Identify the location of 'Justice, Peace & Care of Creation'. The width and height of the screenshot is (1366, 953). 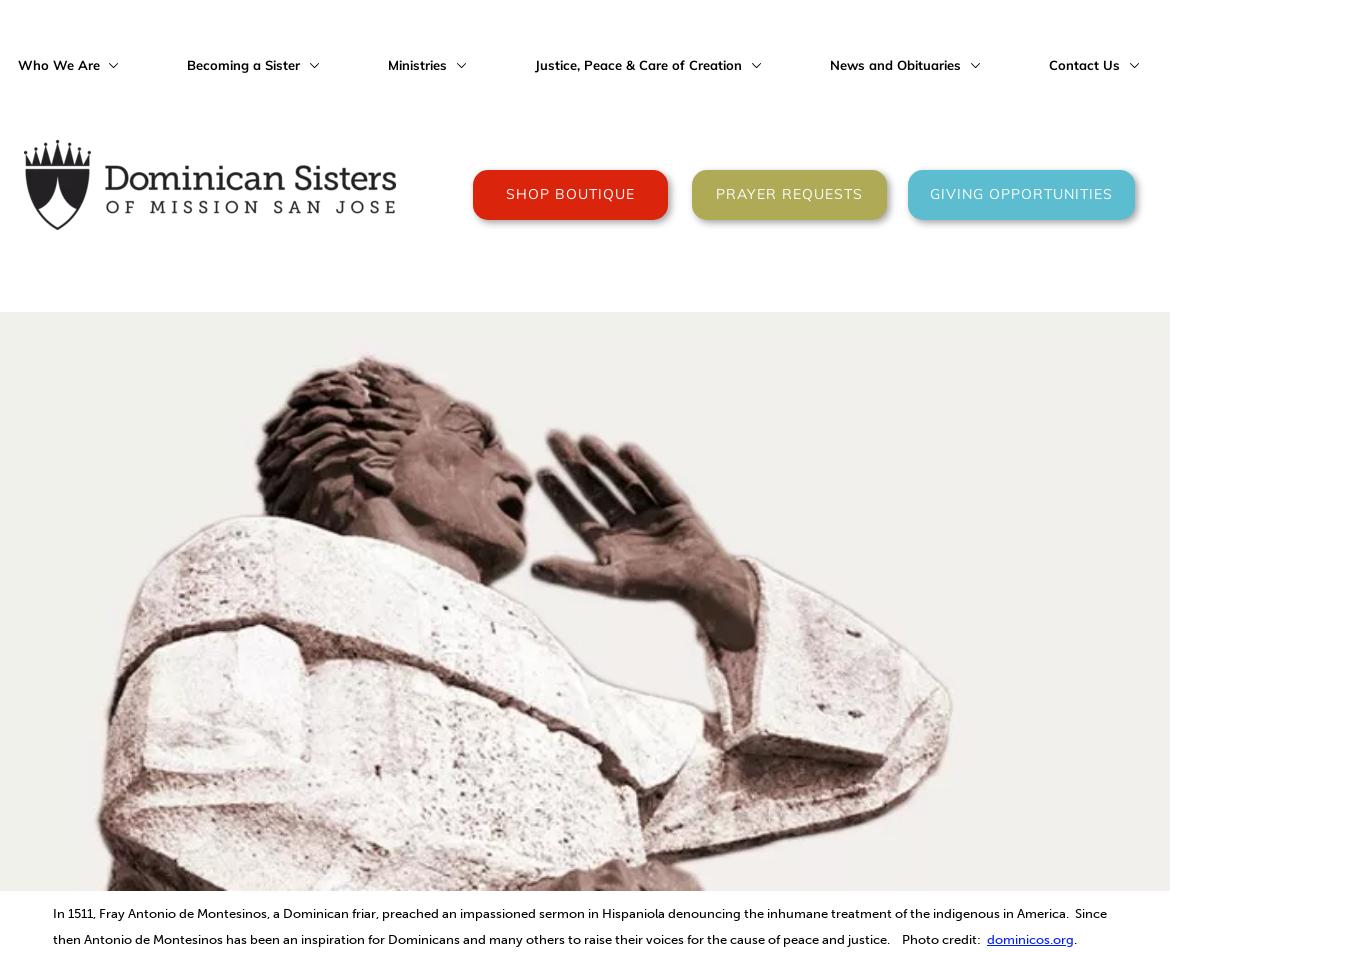
(535, 63).